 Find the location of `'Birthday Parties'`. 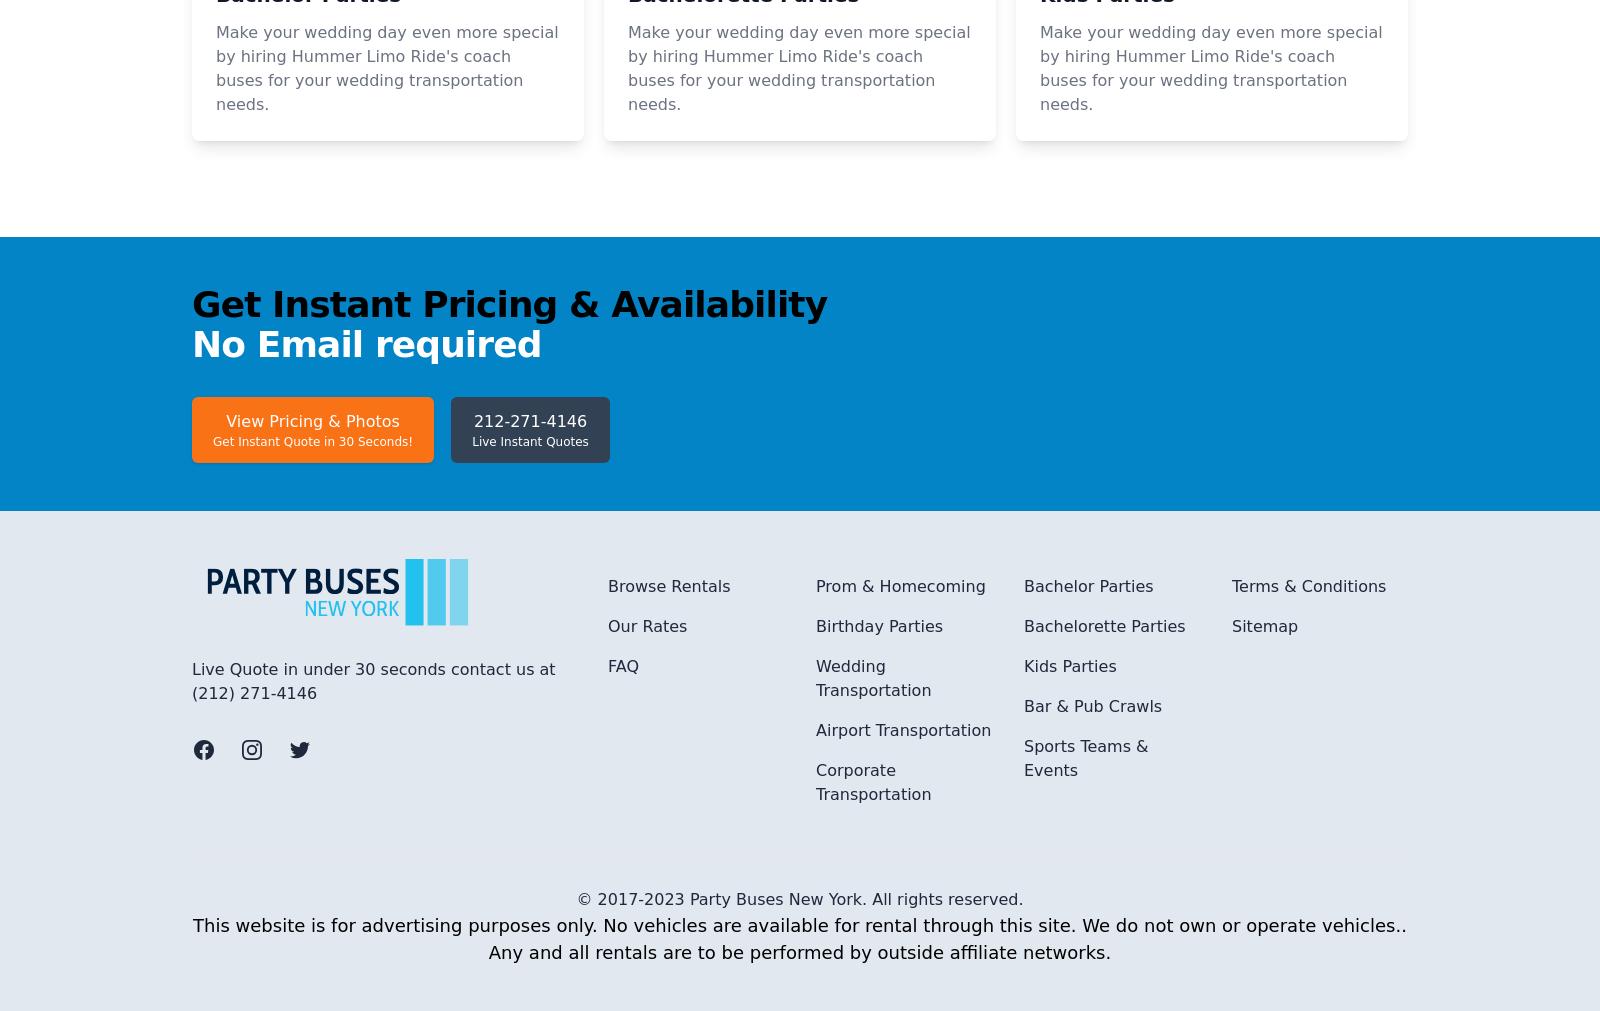

'Birthday Parties' is located at coordinates (878, 892).